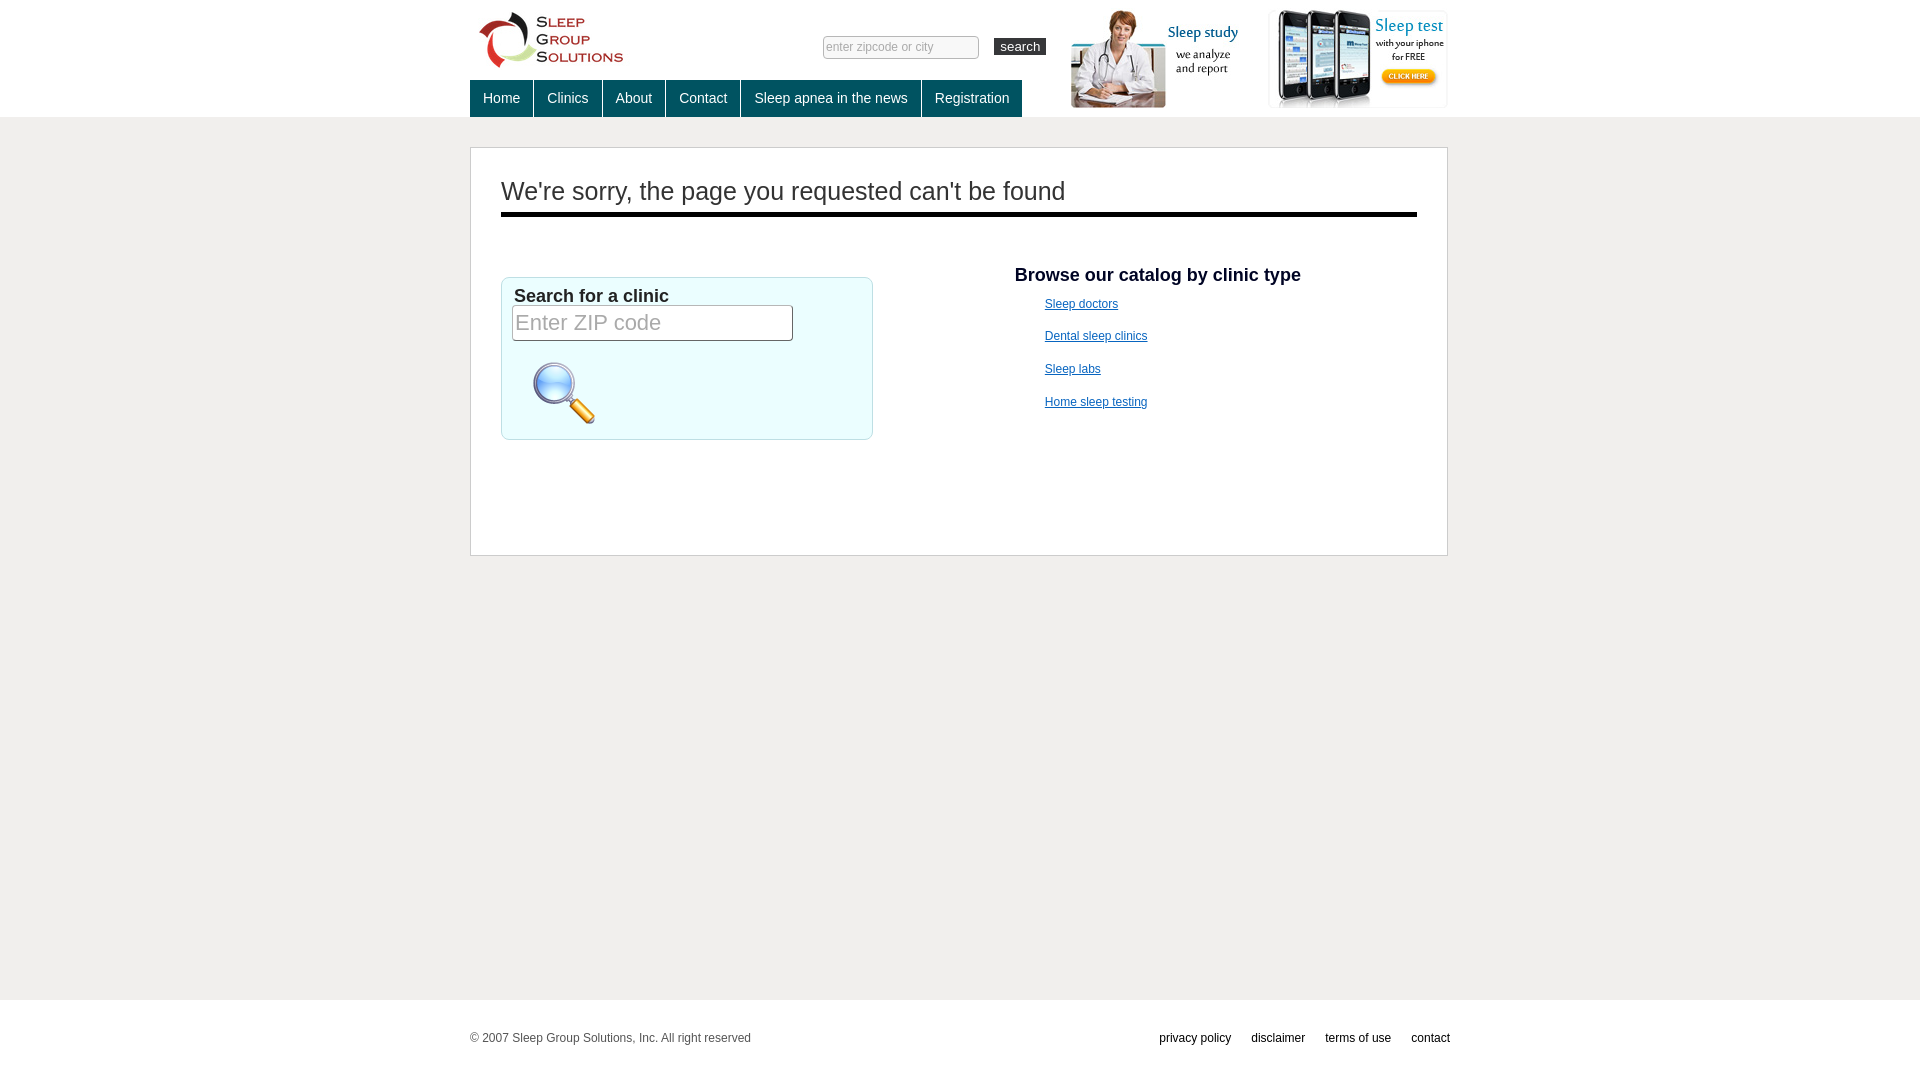  Describe the element at coordinates (1072, 369) in the screenshot. I see `'Sleep labs'` at that location.